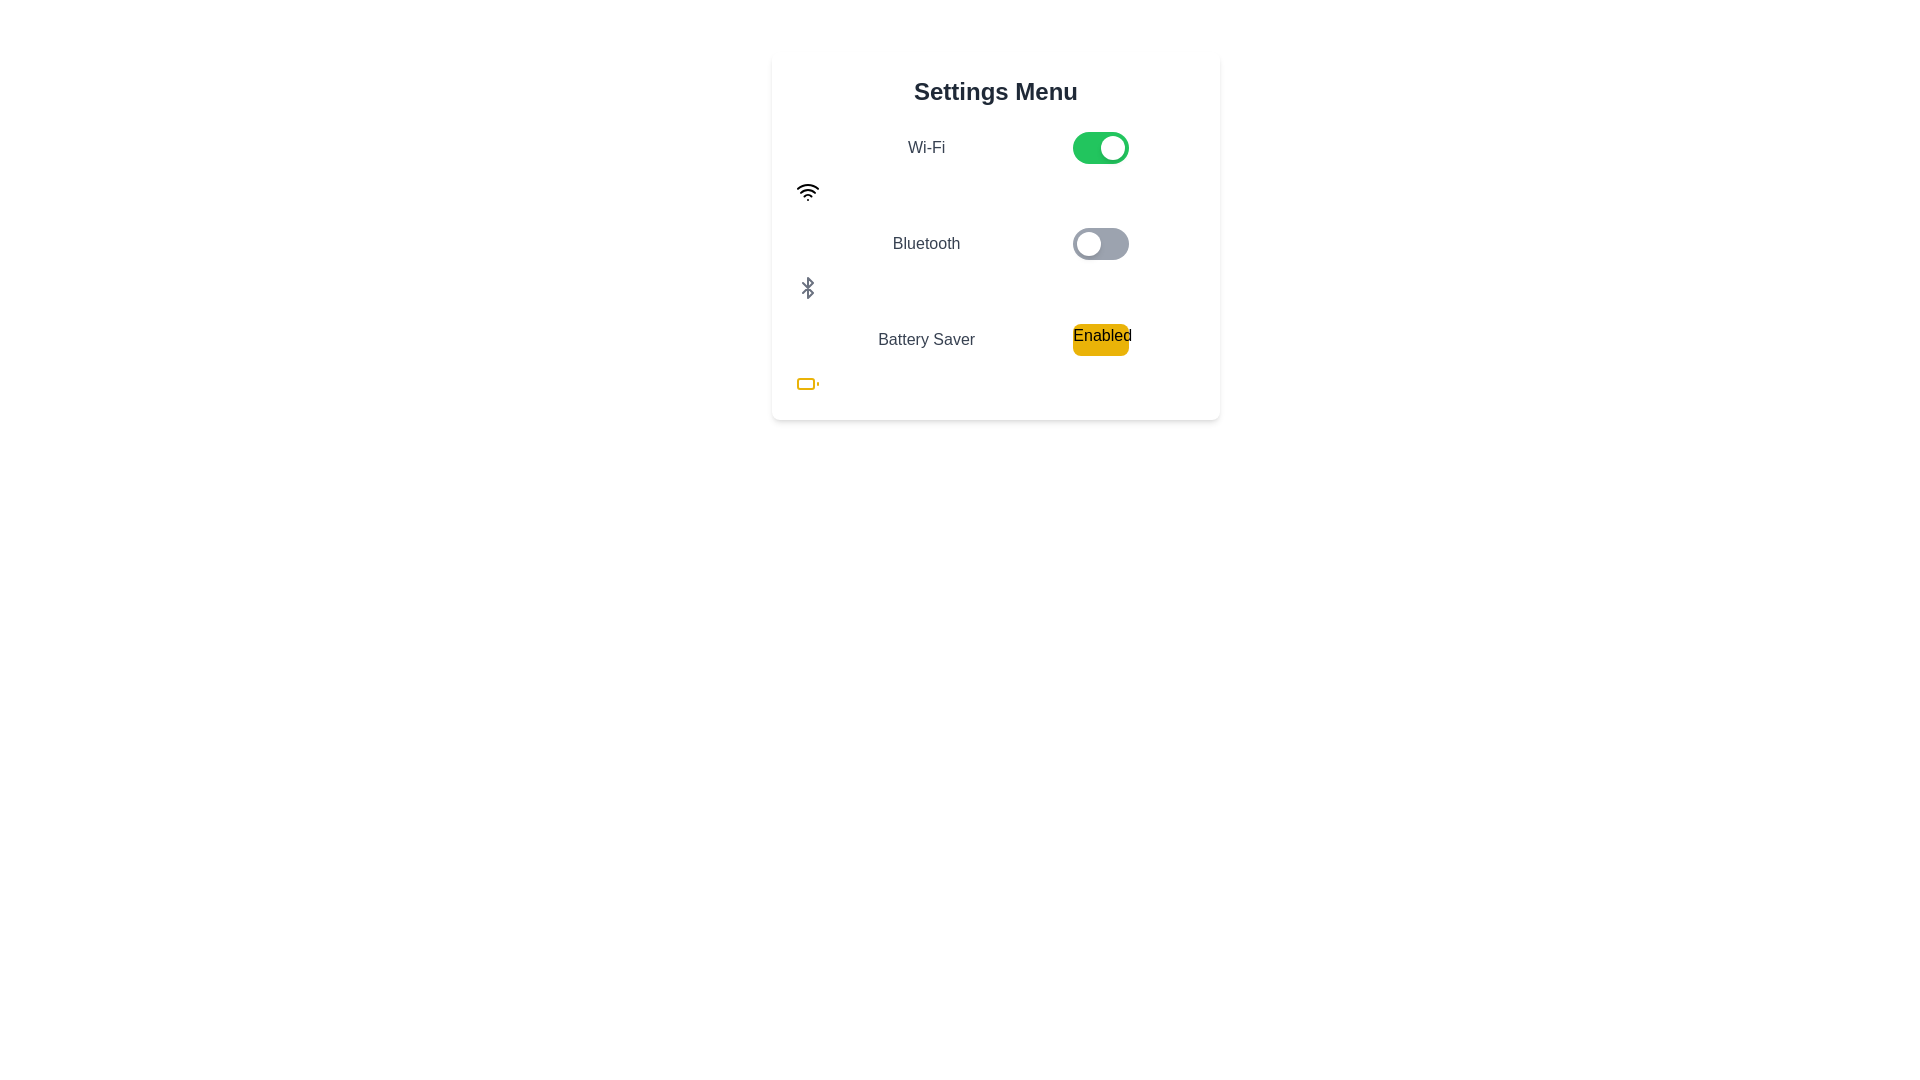 Image resolution: width=1920 pixels, height=1080 pixels. What do you see at coordinates (925, 146) in the screenshot?
I see `the text label displaying 'Wi-Fi' which is positioned to the left of a green toggle switch in the settings menu` at bounding box center [925, 146].